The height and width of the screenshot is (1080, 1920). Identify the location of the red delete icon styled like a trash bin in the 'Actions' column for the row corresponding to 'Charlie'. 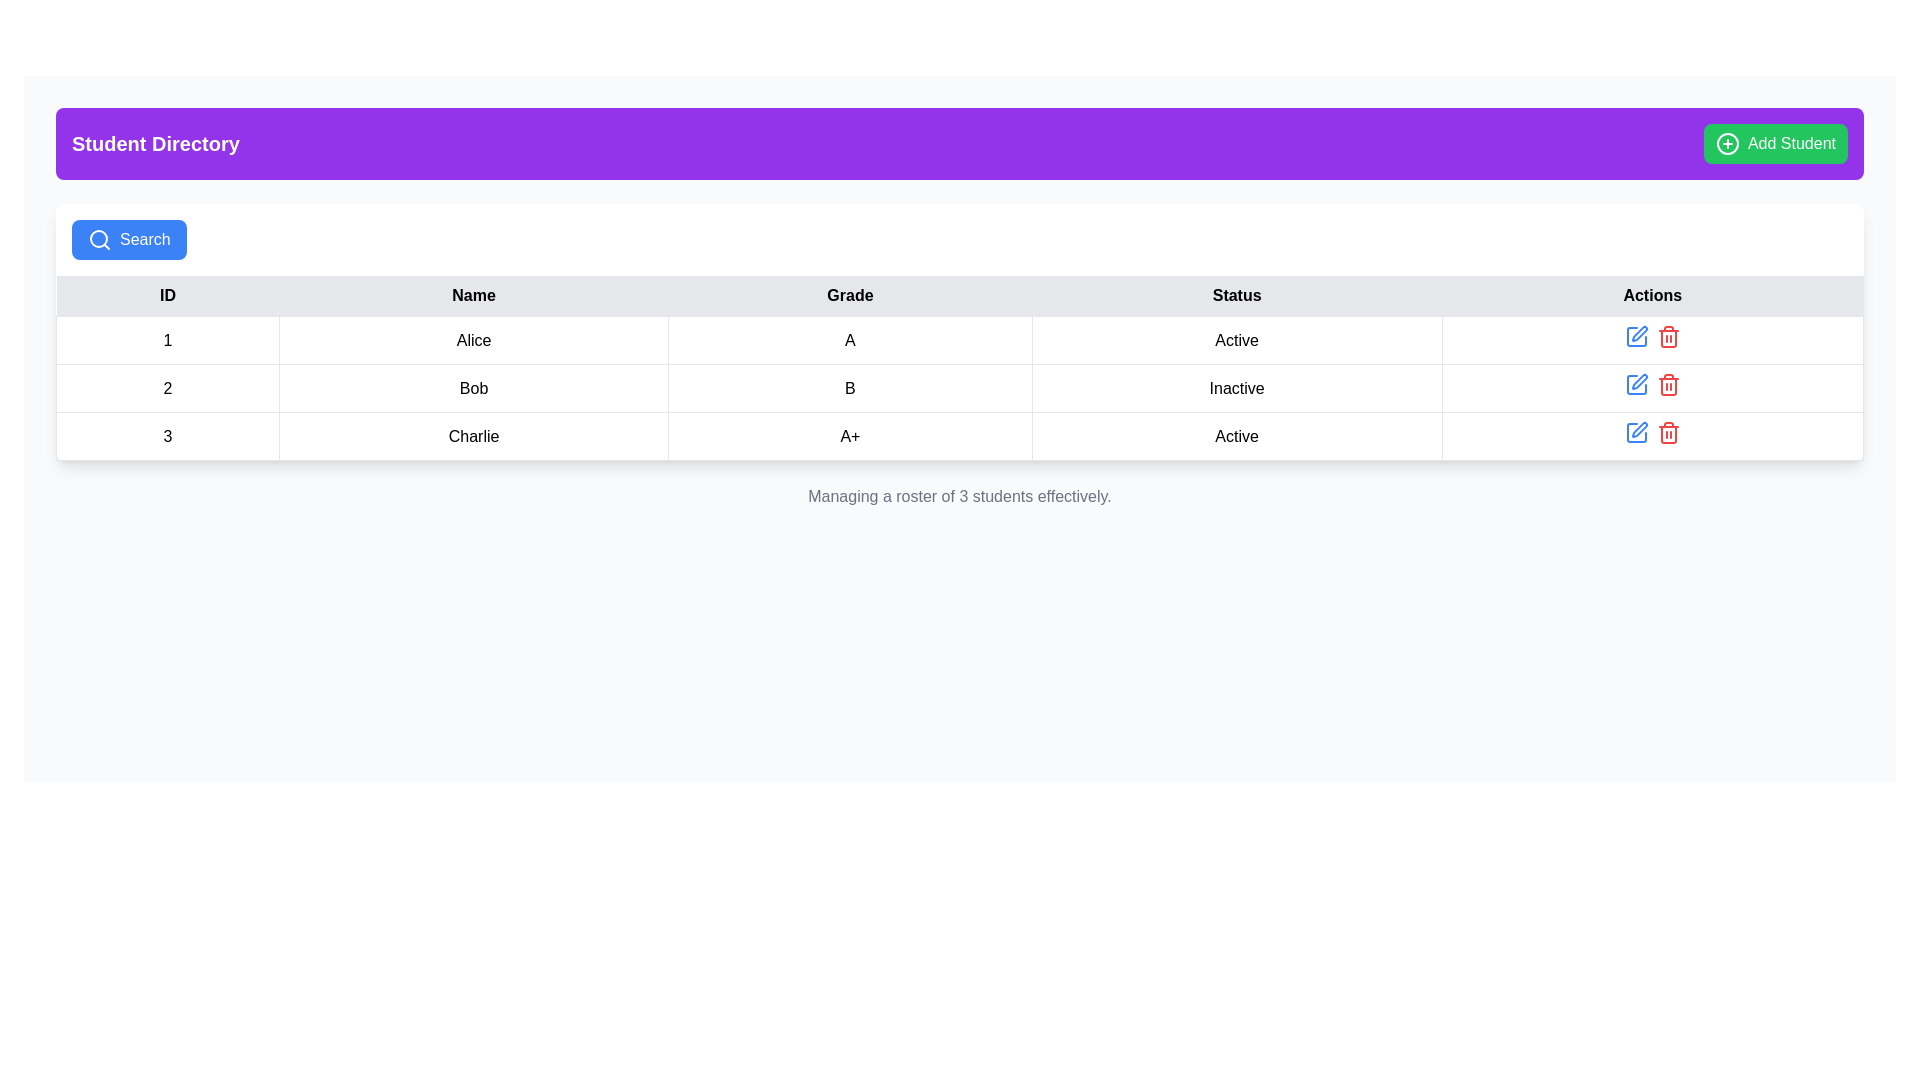
(1668, 335).